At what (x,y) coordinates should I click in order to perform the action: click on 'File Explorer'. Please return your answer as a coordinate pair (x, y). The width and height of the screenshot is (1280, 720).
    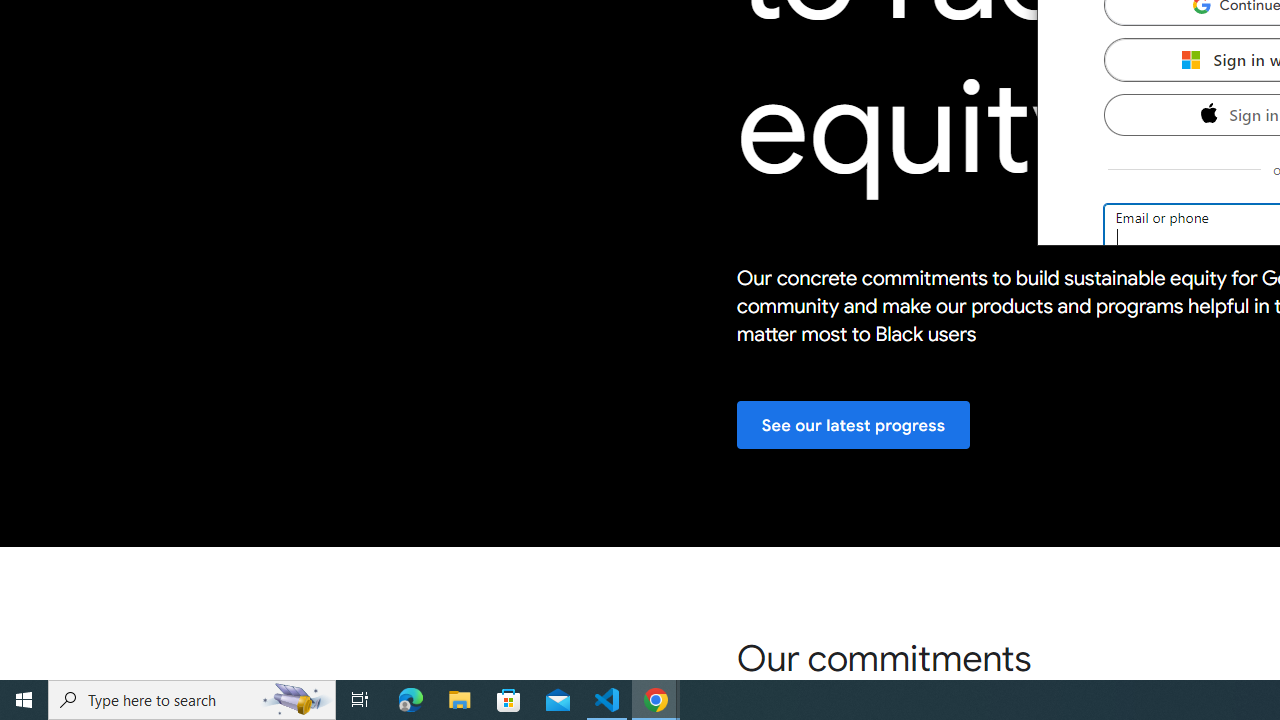
    Looking at the image, I should click on (459, 698).